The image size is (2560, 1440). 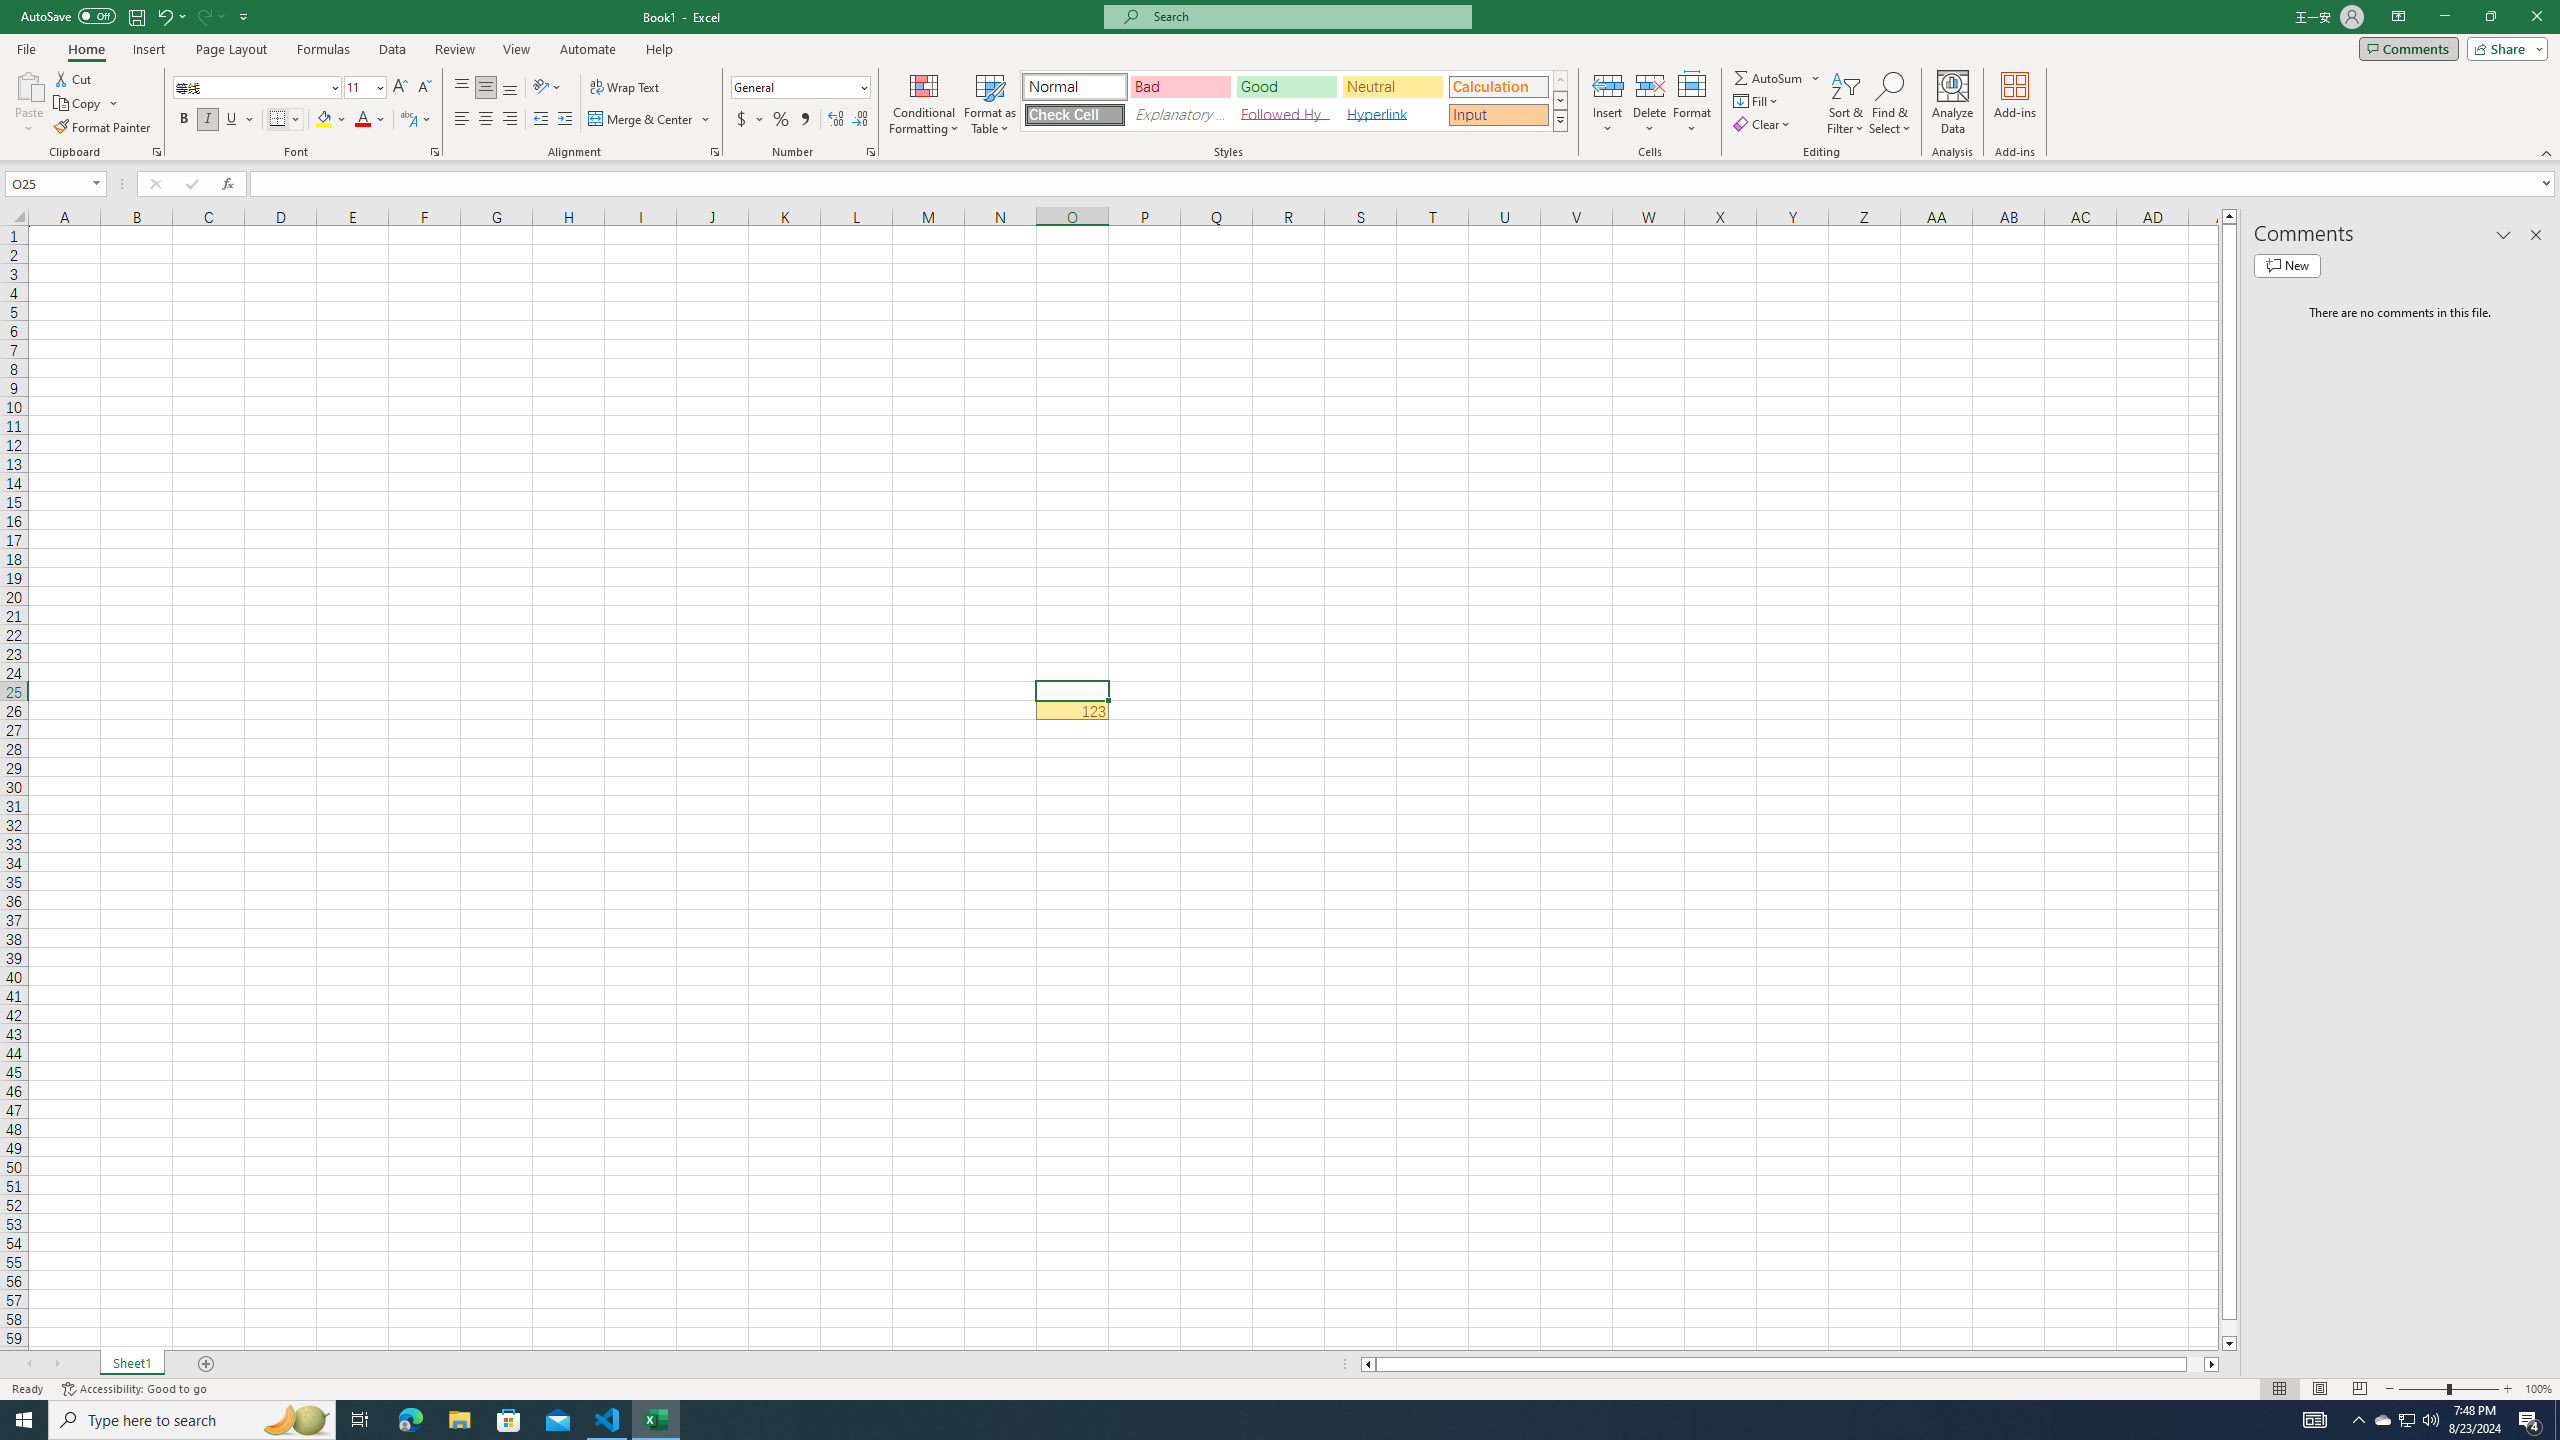 I want to click on 'Font', so click(x=257, y=87).